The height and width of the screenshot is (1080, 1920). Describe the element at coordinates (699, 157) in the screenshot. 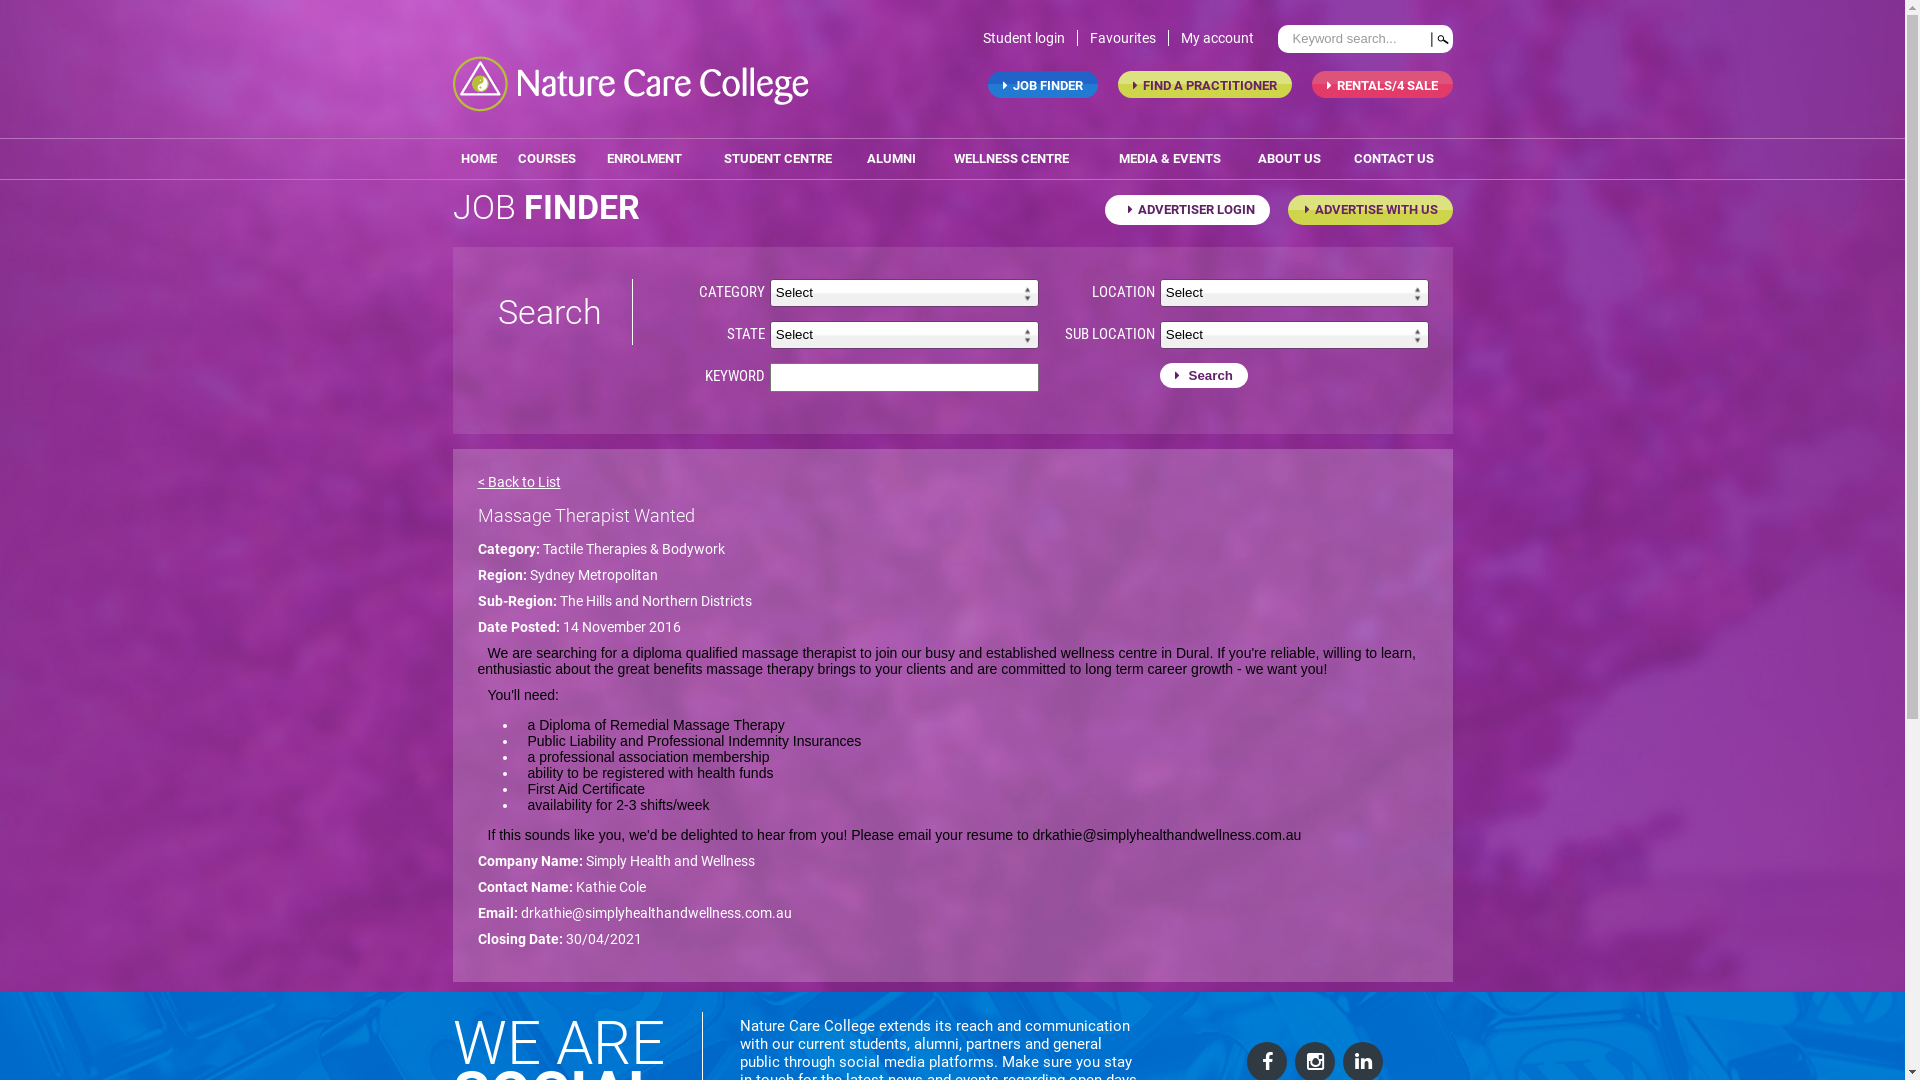

I see `'STUDENT CENTRE'` at that location.